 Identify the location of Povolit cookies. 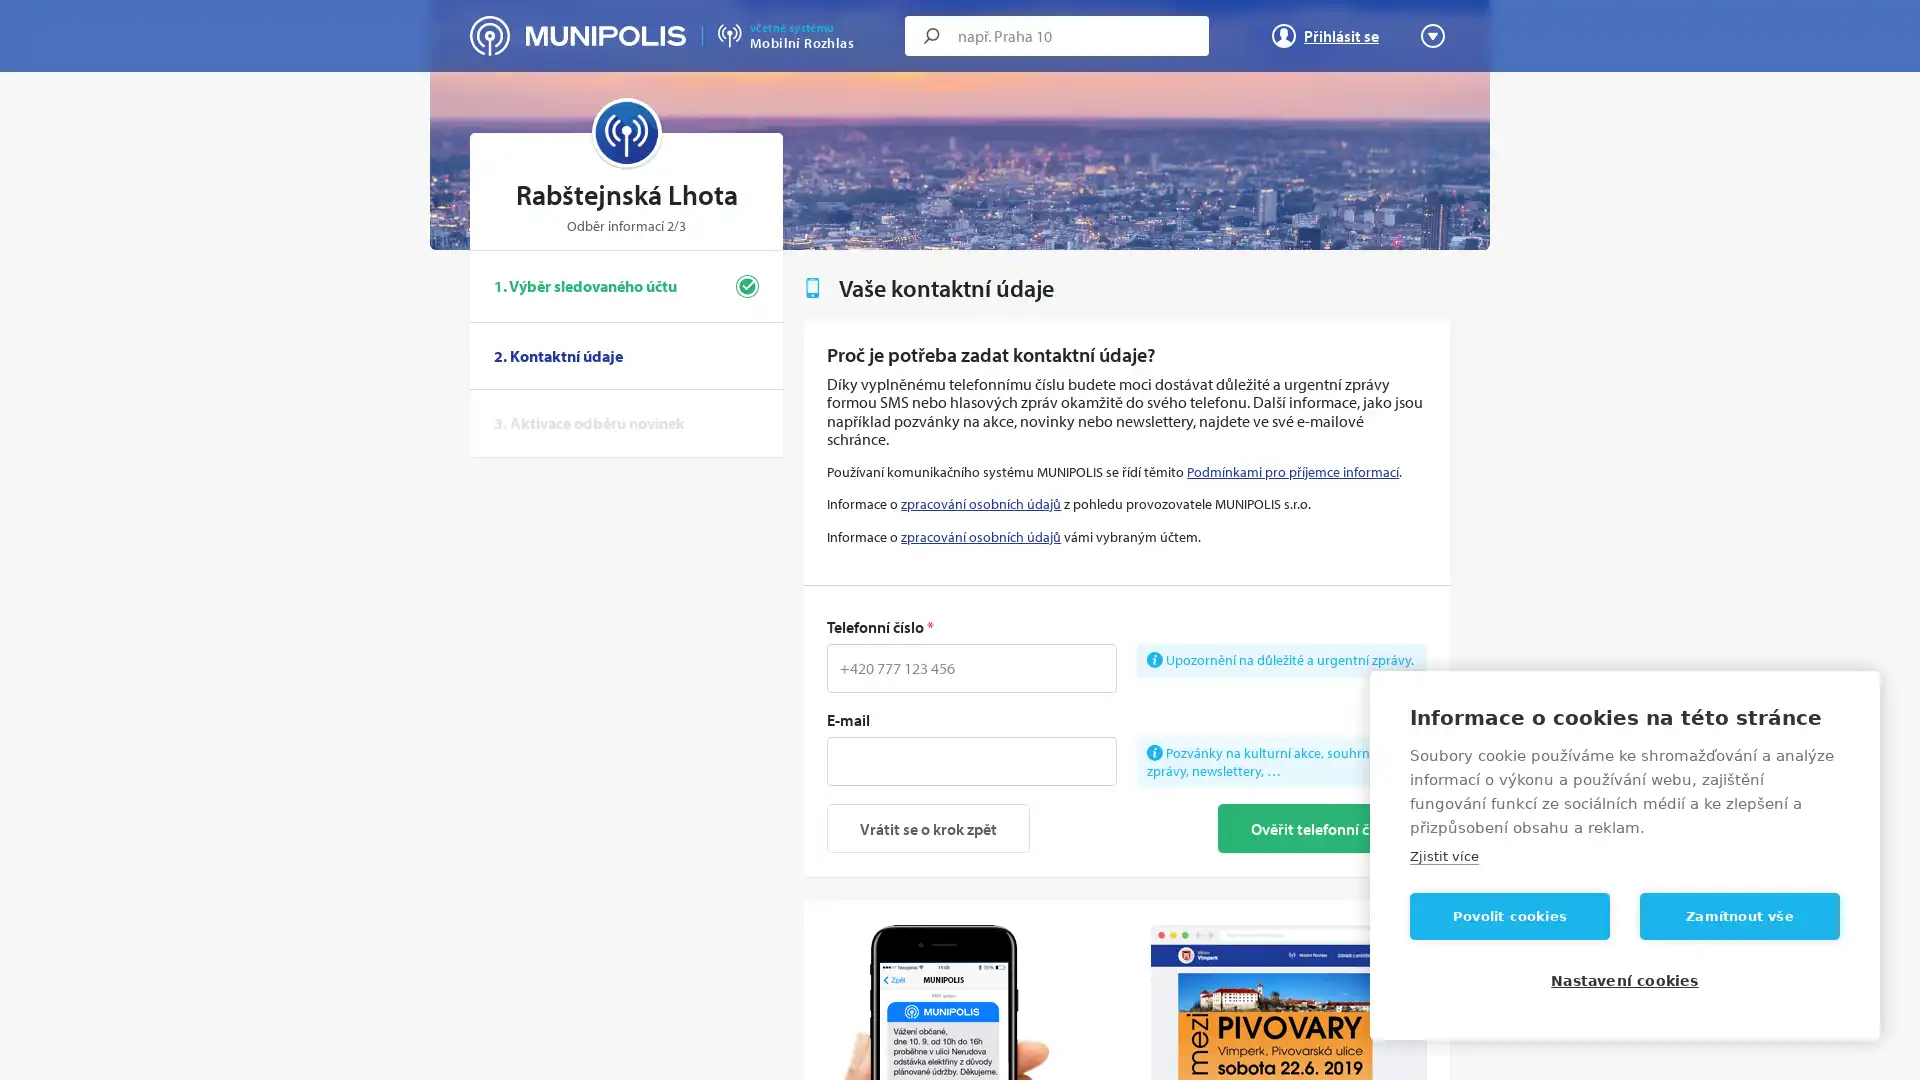
(1510, 916).